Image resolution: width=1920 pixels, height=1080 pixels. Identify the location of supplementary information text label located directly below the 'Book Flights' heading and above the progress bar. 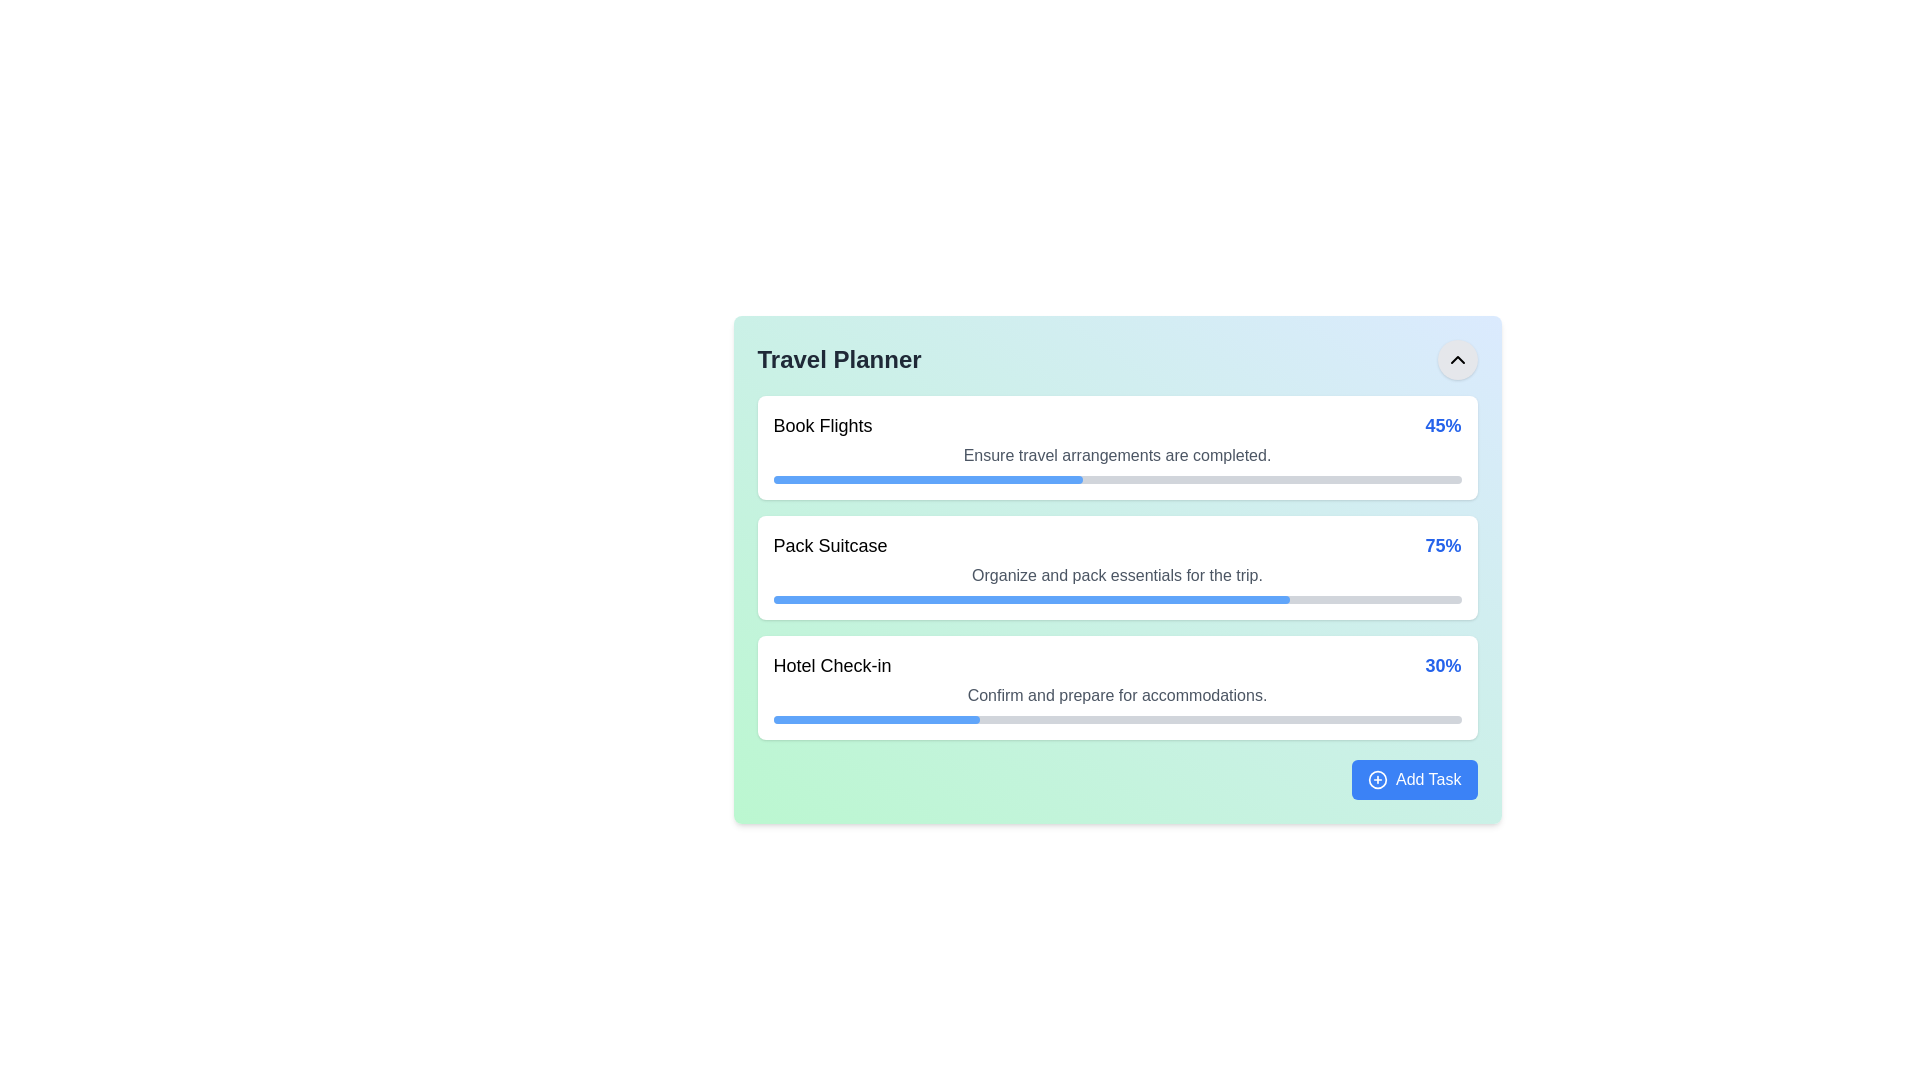
(1116, 455).